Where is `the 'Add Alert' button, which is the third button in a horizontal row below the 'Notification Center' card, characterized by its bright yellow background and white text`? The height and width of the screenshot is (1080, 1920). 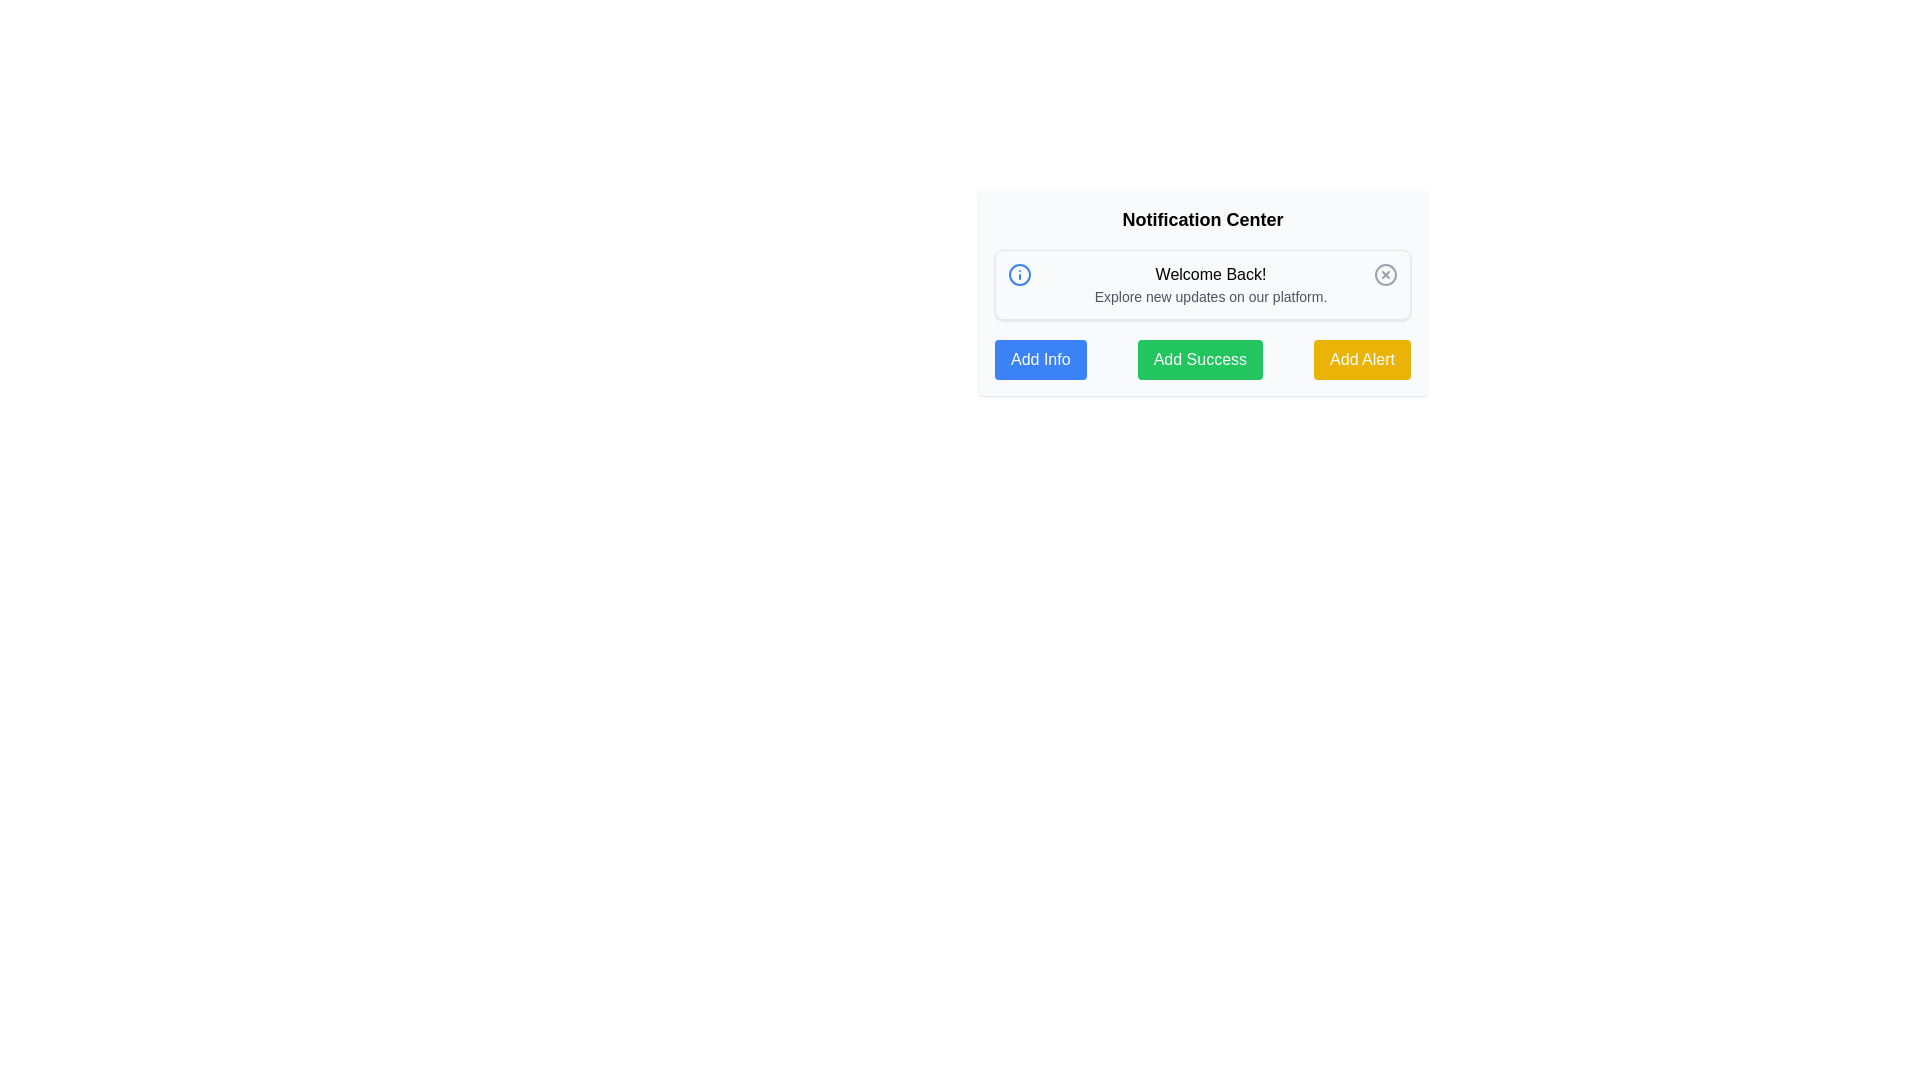
the 'Add Alert' button, which is the third button in a horizontal row below the 'Notification Center' card, characterized by its bright yellow background and white text is located at coordinates (1361, 358).